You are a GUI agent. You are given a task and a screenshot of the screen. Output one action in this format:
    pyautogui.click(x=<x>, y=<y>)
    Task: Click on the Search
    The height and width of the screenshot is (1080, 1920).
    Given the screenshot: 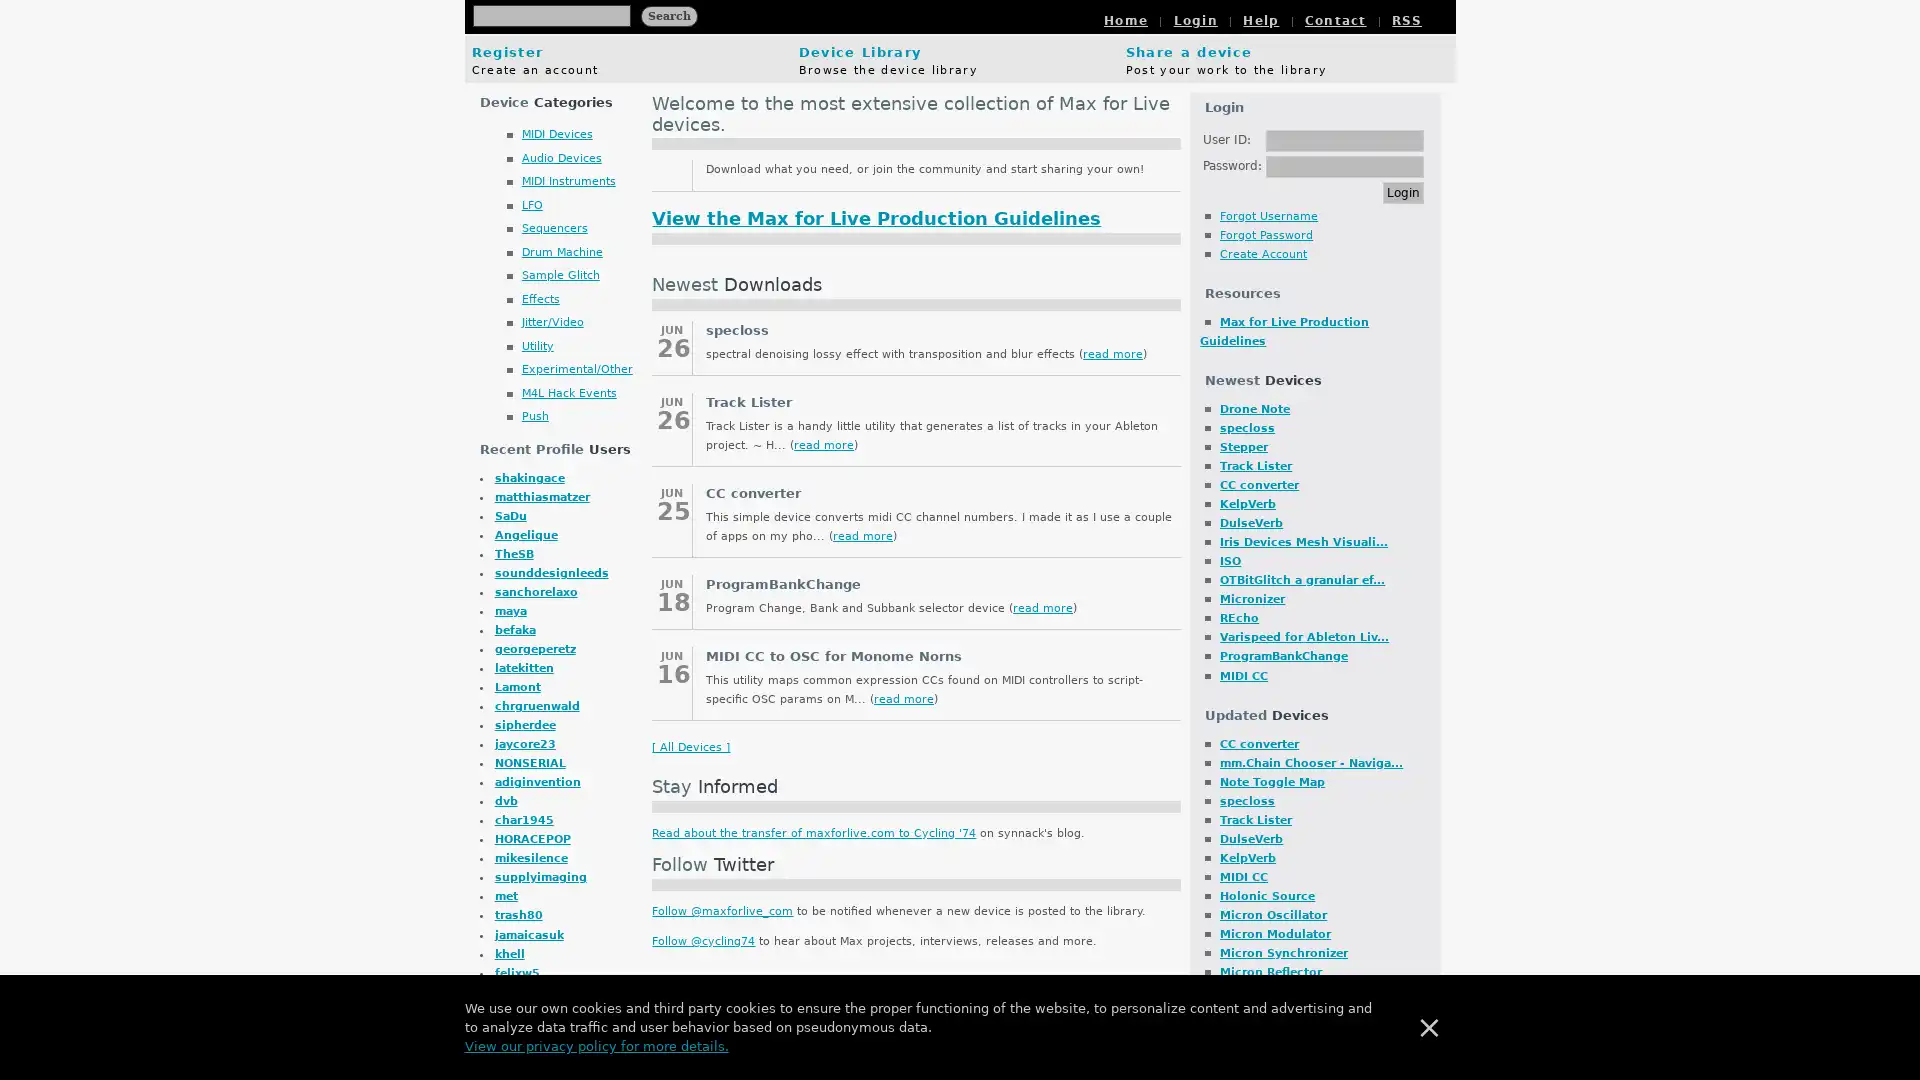 What is the action you would take?
    pyautogui.click(x=668, y=15)
    